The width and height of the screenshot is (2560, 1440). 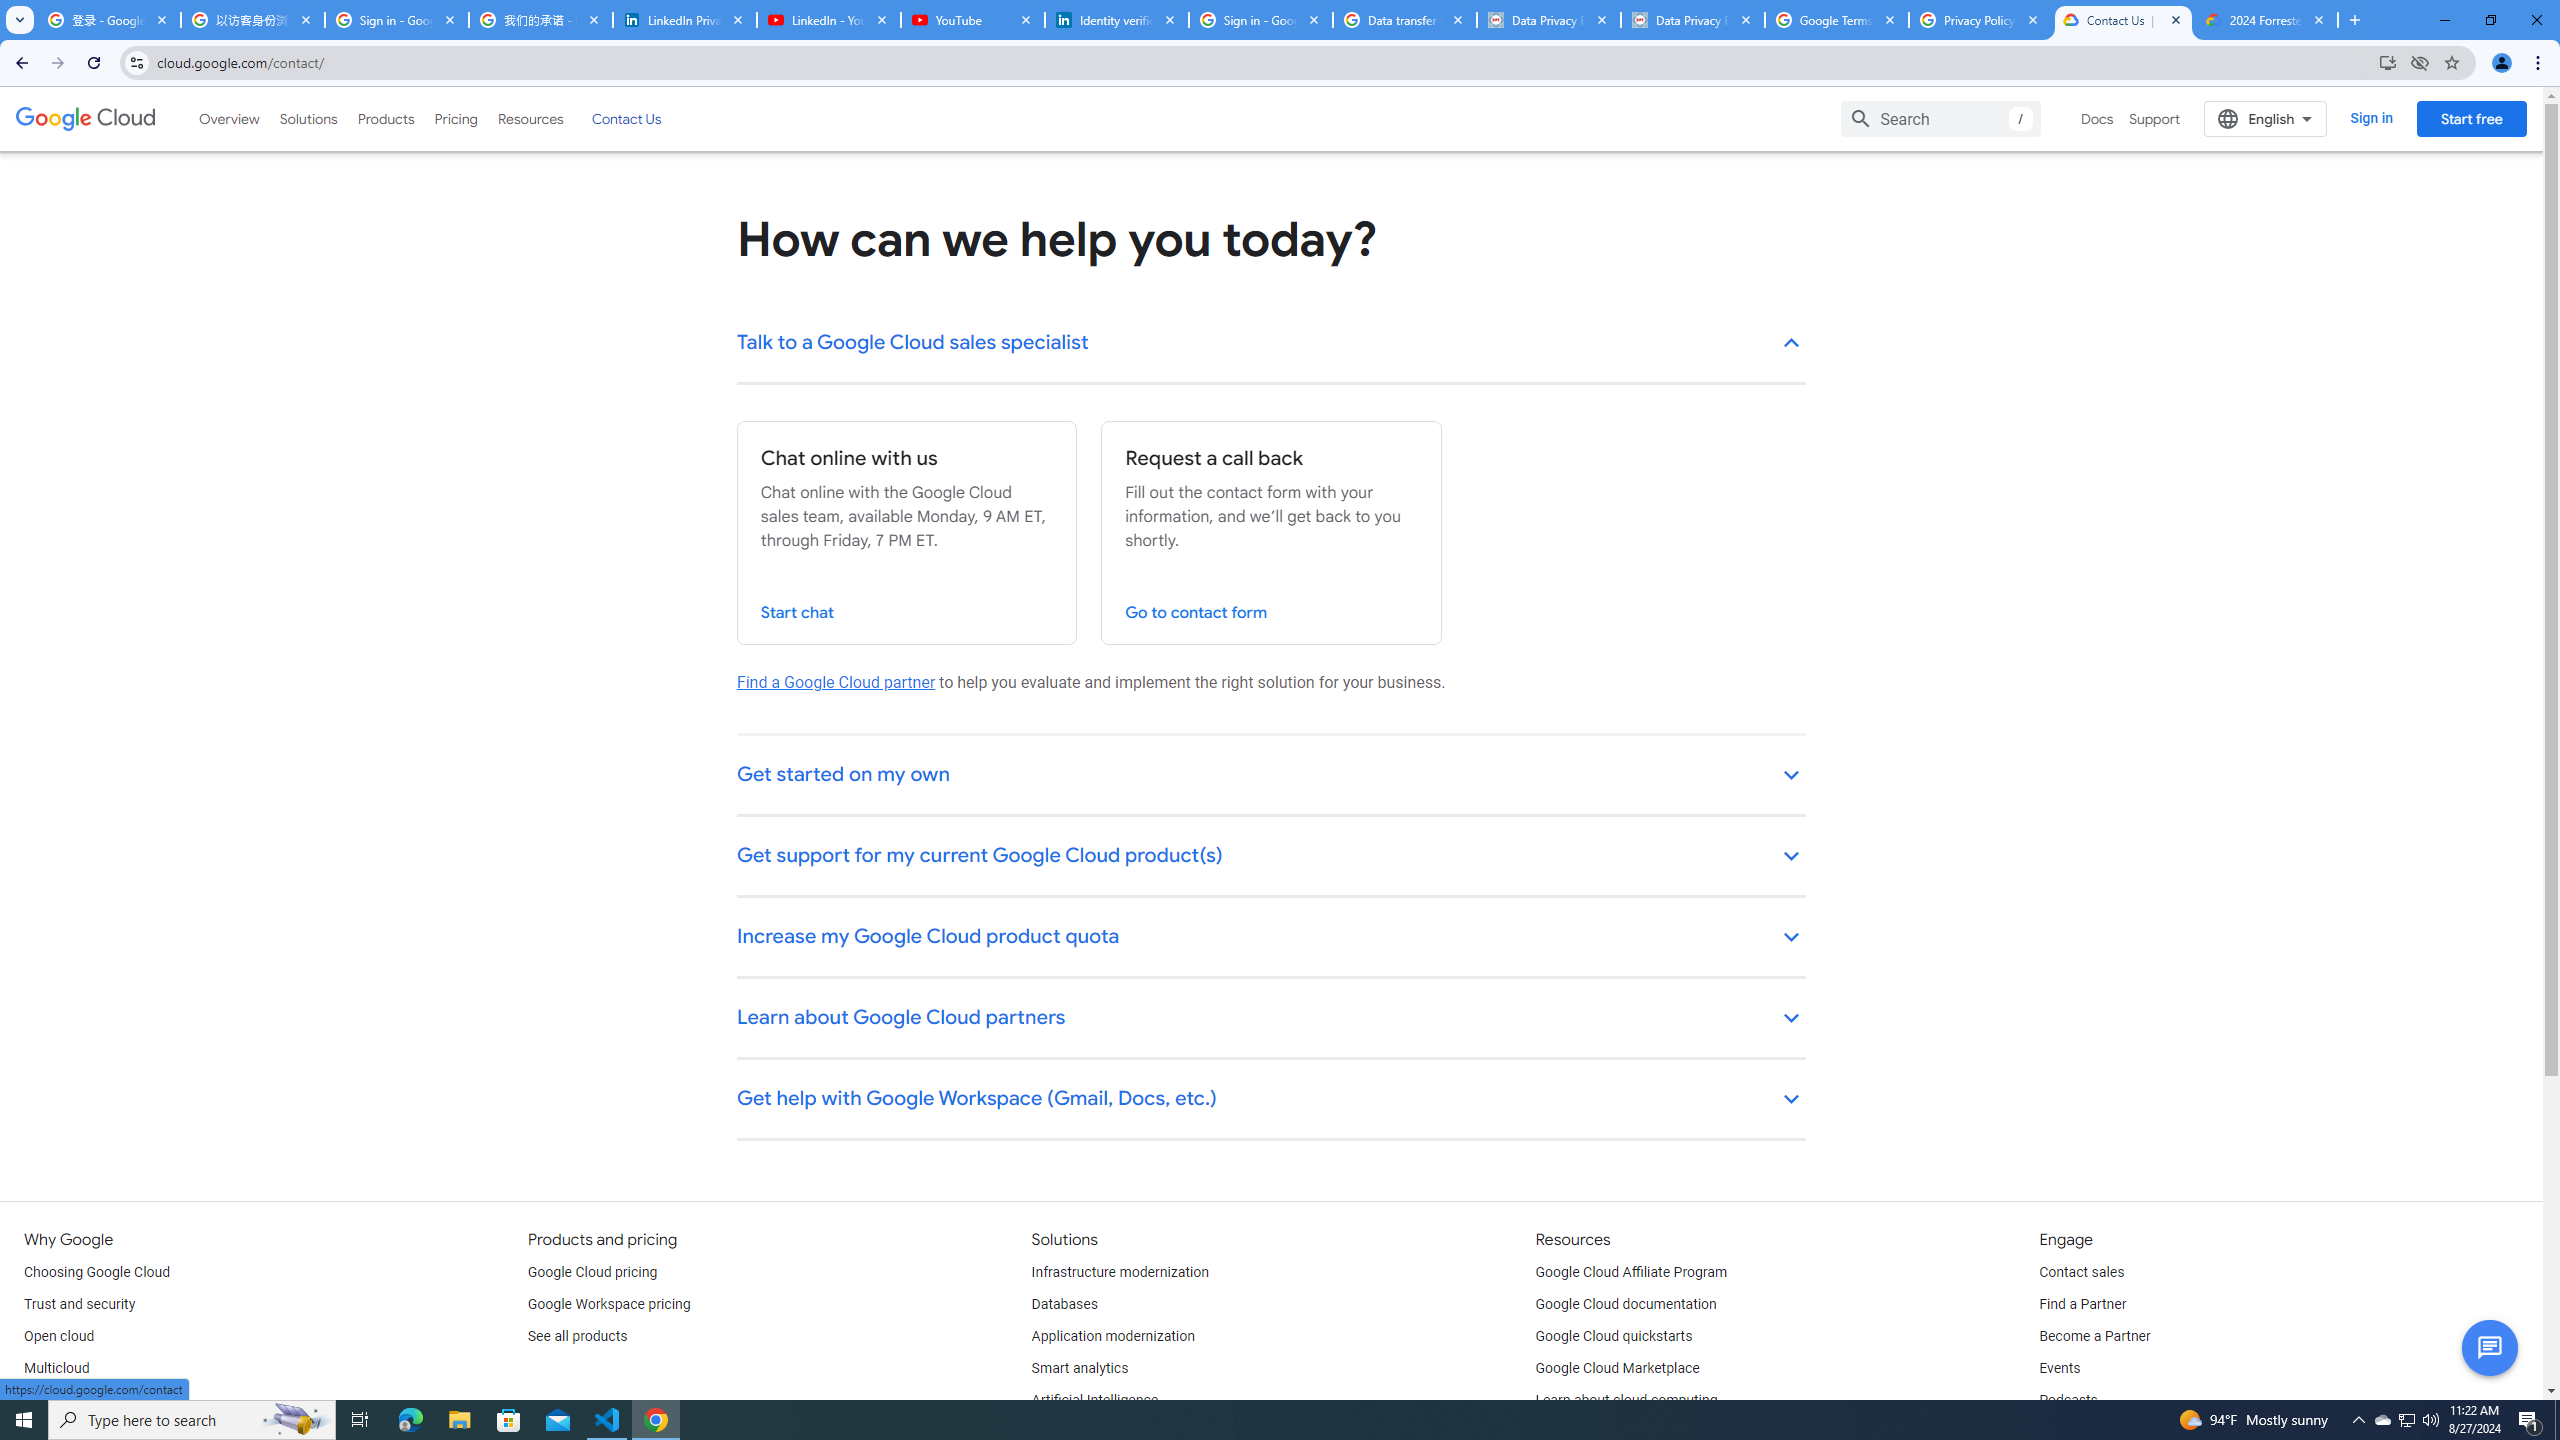 I want to click on 'Learn about cloud computing', so click(x=1626, y=1401).